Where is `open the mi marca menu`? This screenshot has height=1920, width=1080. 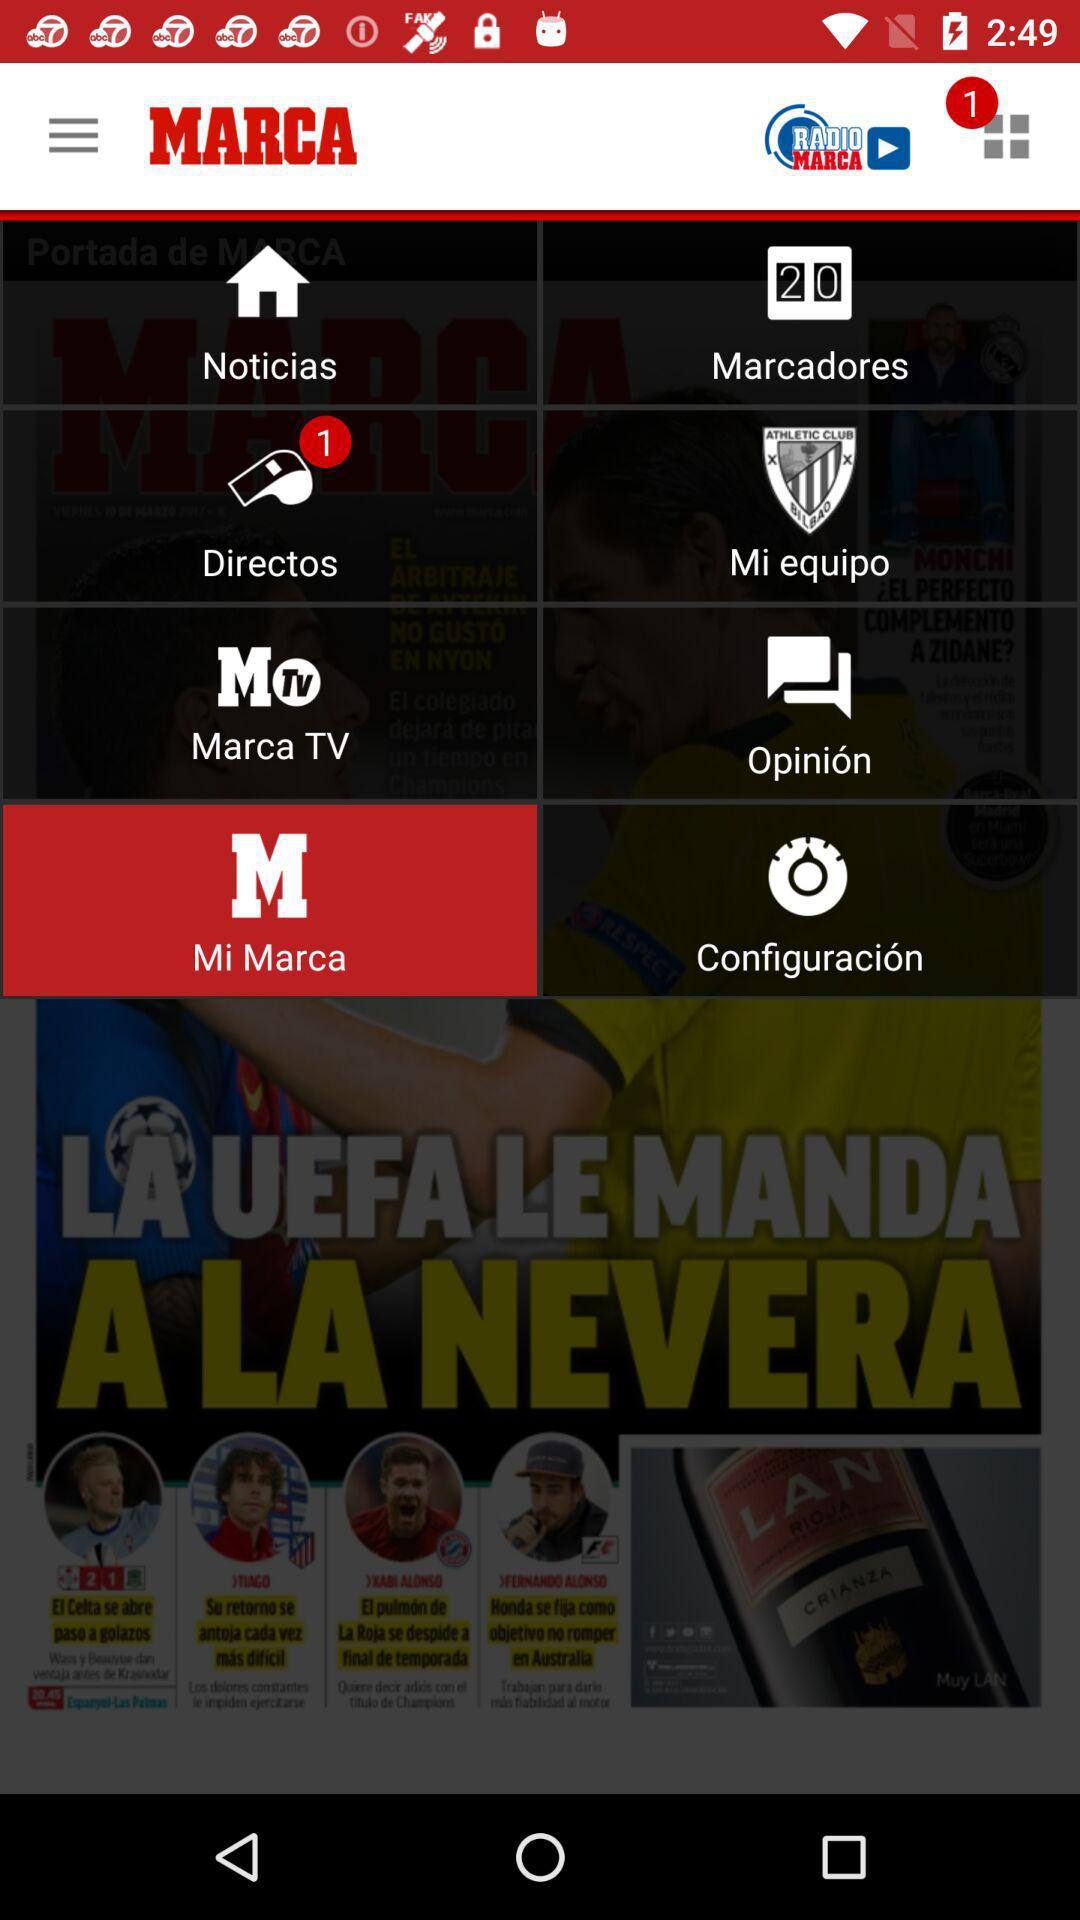 open the mi marca menu is located at coordinates (540, 1037).